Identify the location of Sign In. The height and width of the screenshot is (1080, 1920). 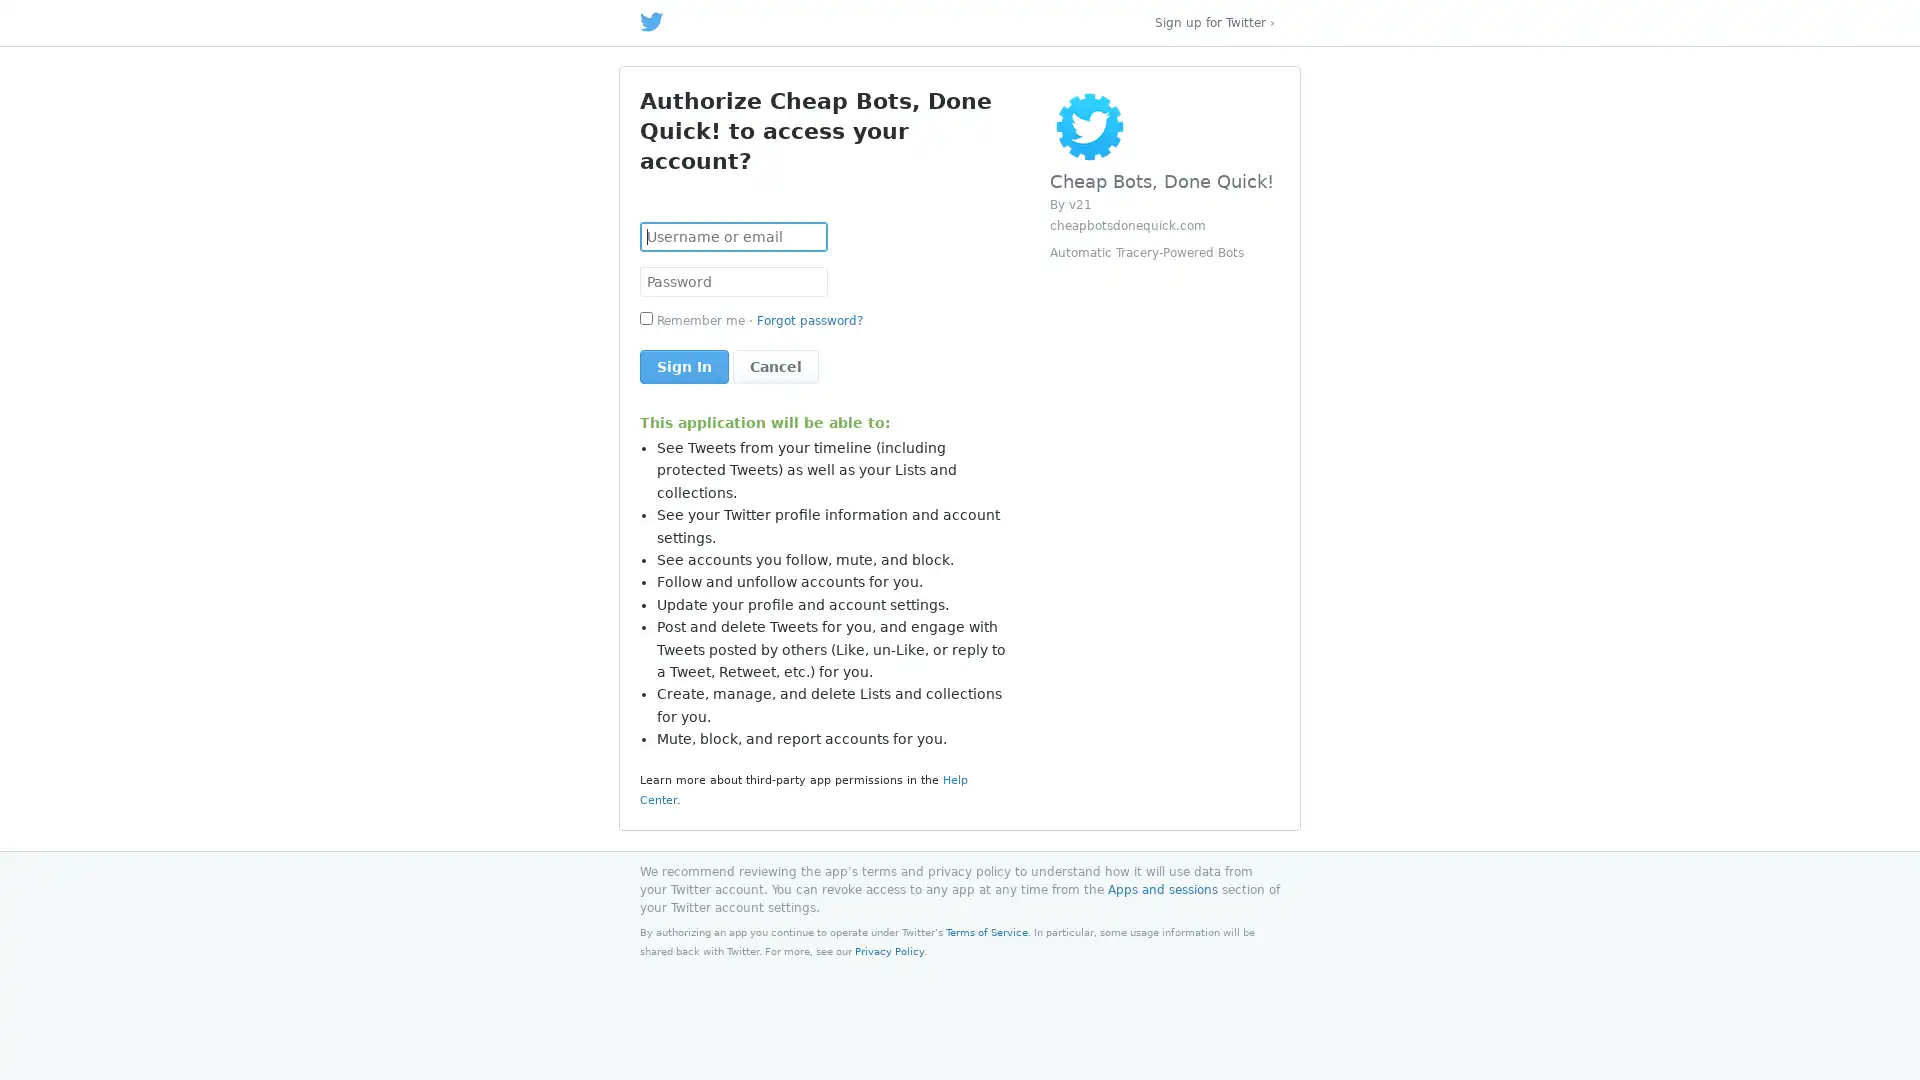
(684, 366).